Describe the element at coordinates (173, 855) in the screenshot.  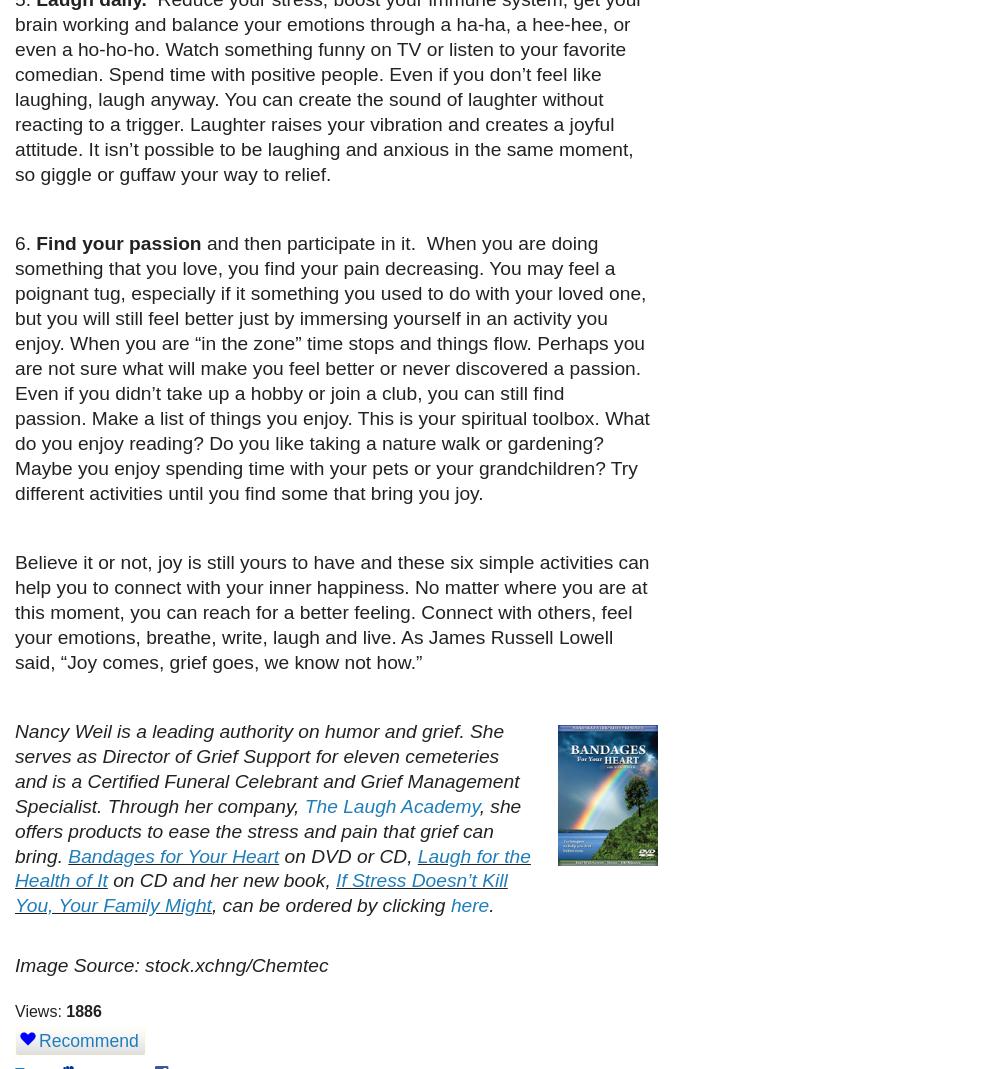
I see `'Bandages for Your Heart'` at that location.